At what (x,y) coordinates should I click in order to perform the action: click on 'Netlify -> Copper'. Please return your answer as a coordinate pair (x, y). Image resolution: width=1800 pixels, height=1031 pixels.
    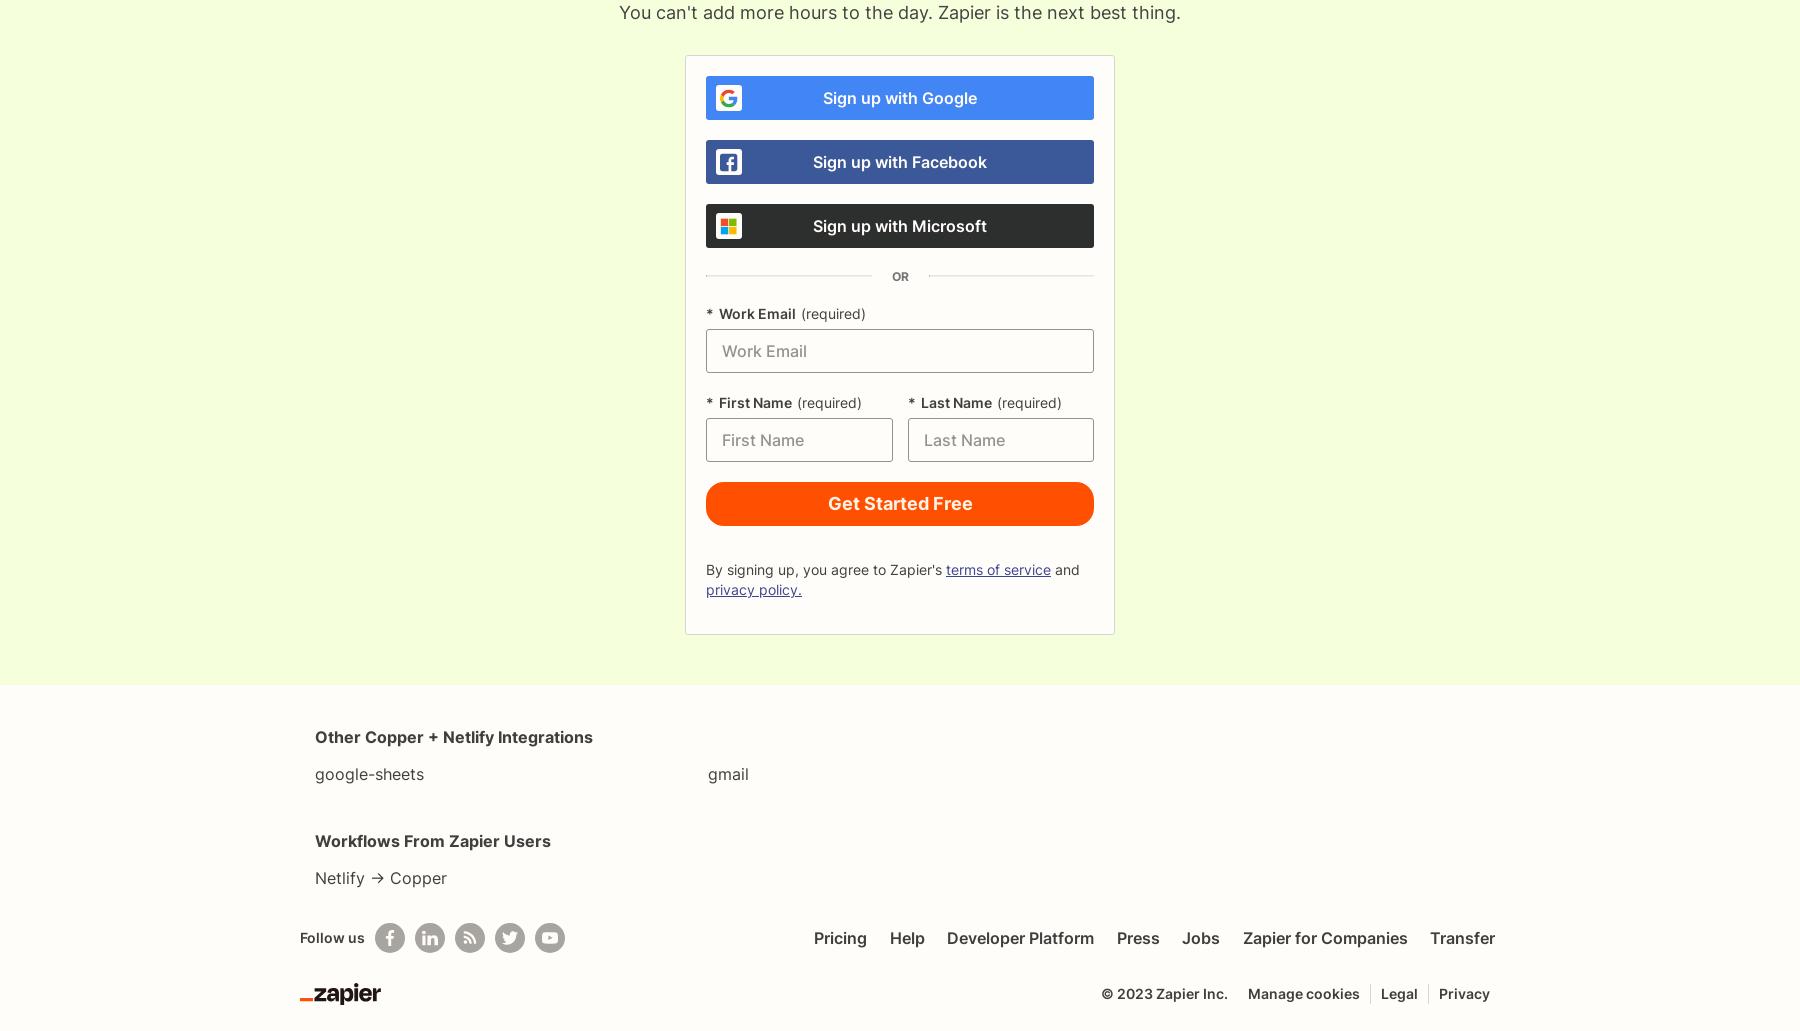
    Looking at the image, I should click on (381, 877).